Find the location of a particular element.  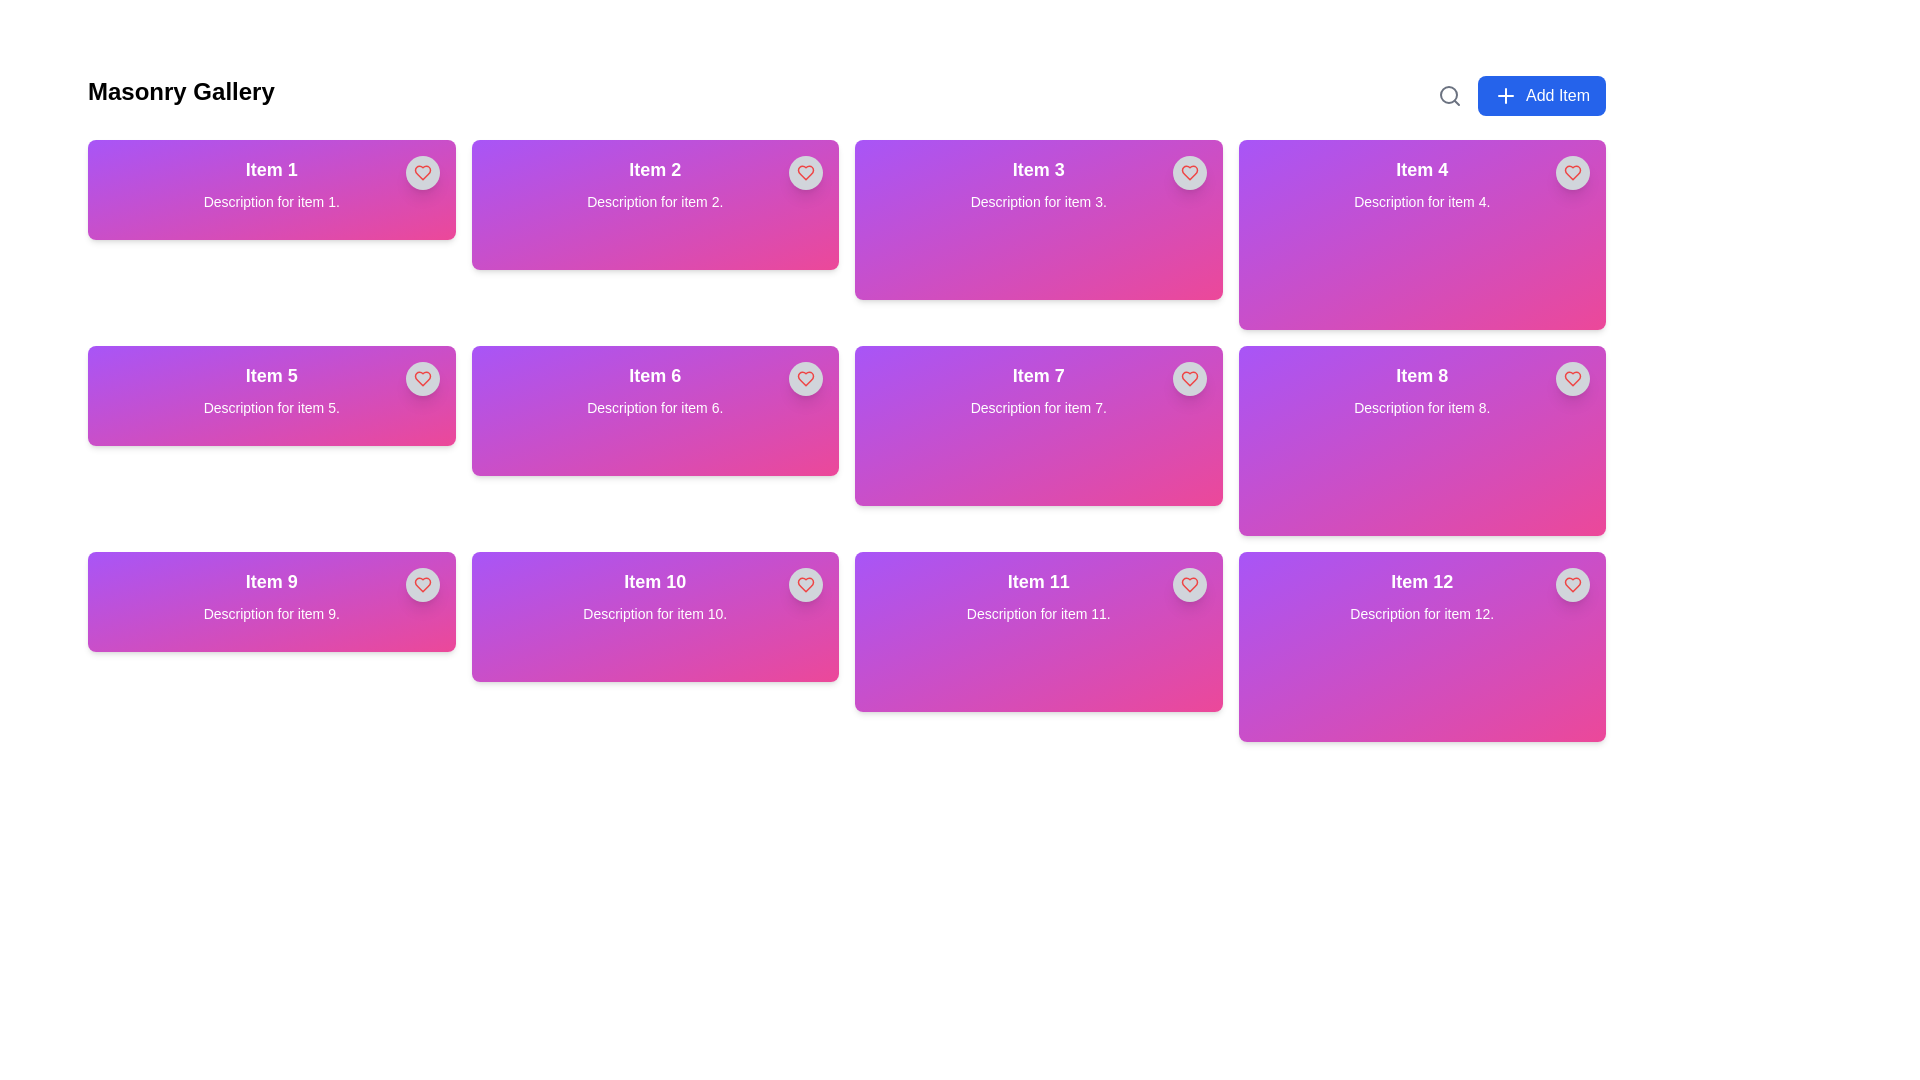

the rounded button with a light gray background and a red heart icon located at the top-right corner of the 'Item 8' card to like the item is located at coordinates (1572, 378).